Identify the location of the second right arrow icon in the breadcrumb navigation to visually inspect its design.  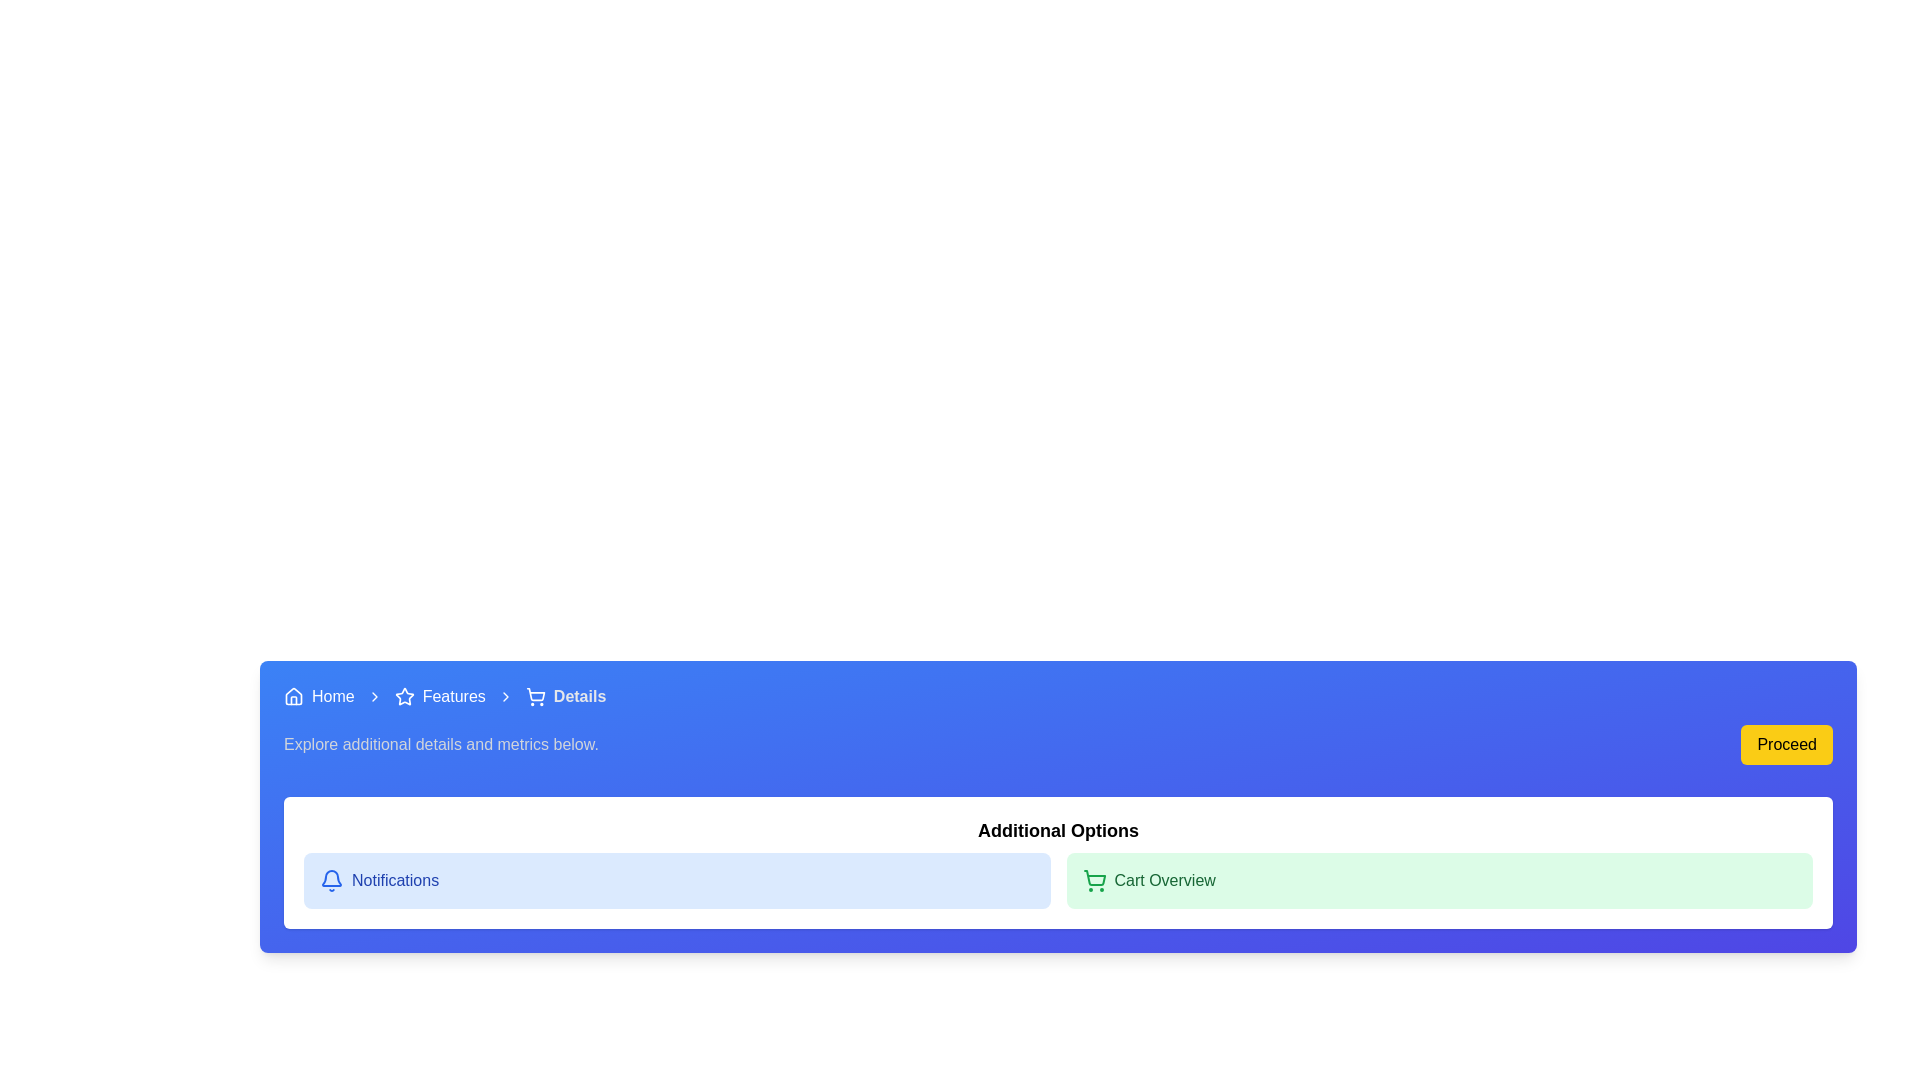
(505, 696).